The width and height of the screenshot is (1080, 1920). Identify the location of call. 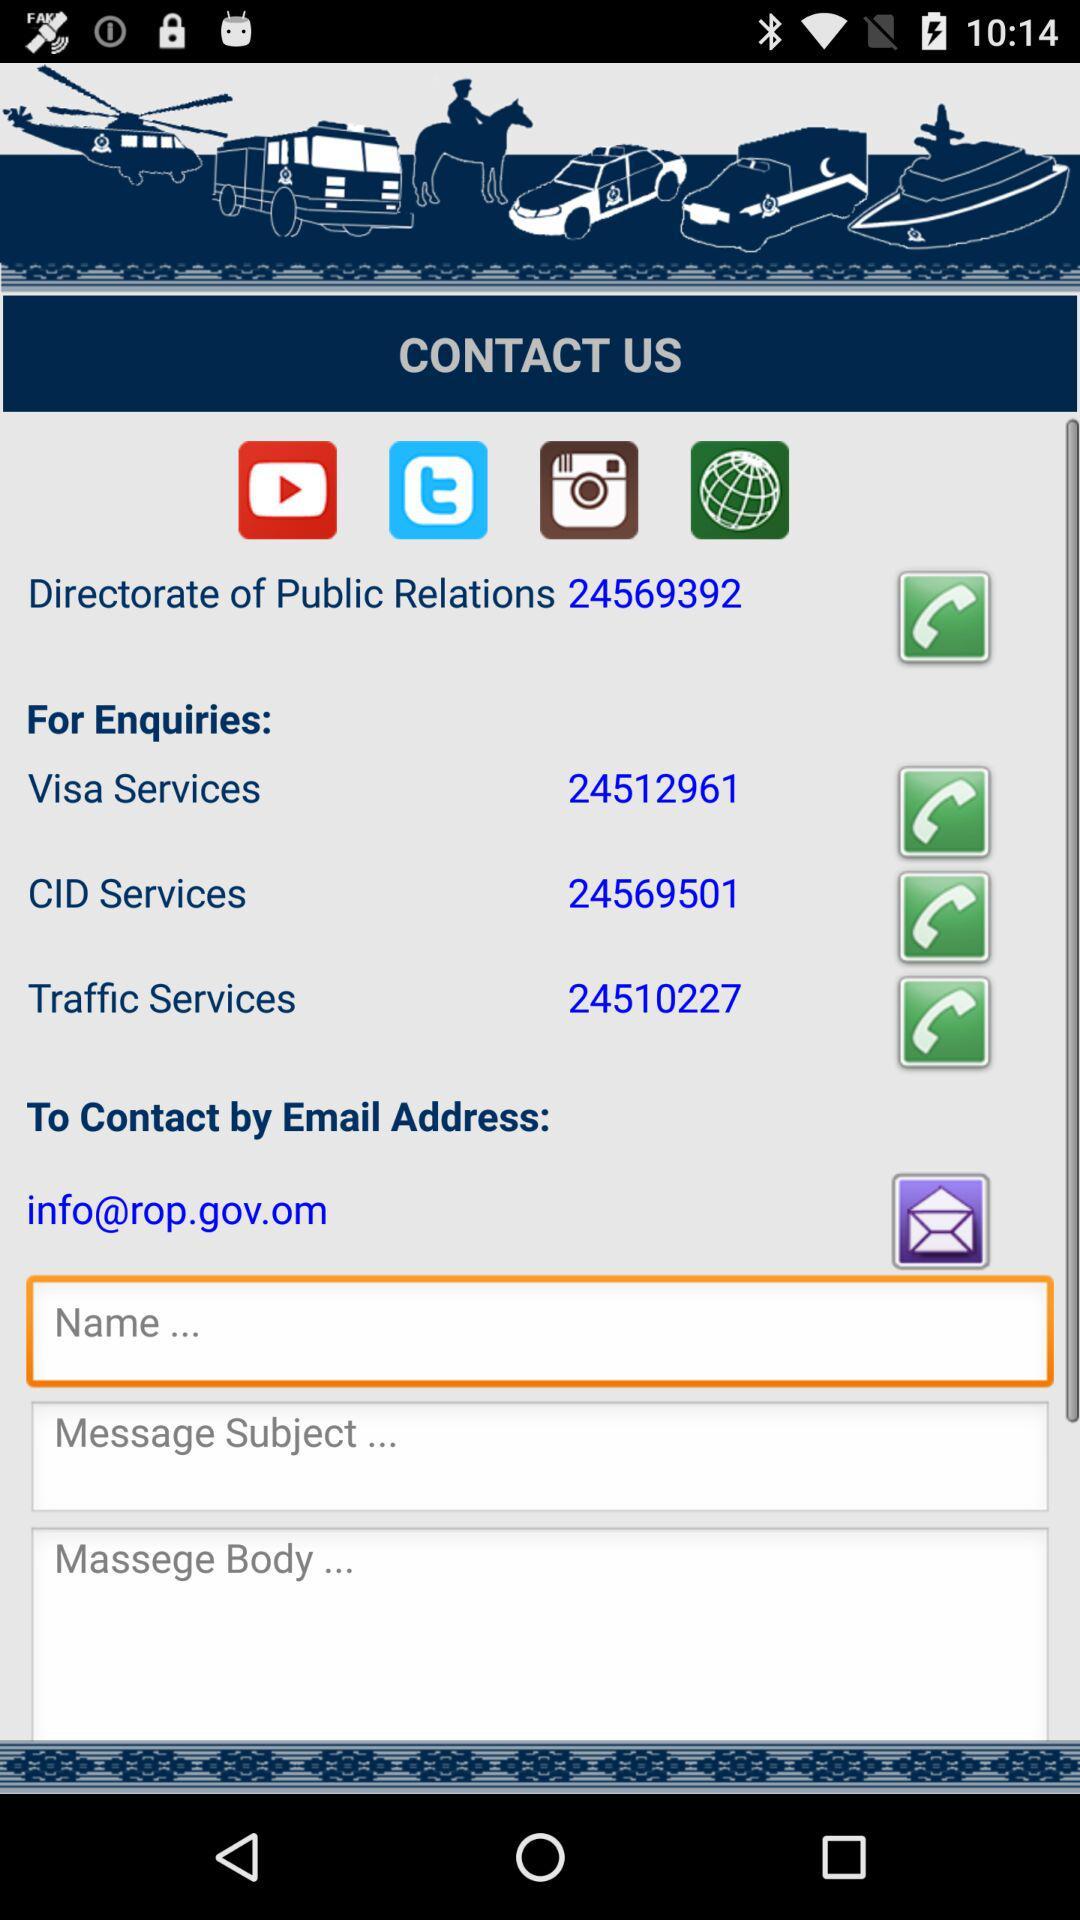
(944, 1022).